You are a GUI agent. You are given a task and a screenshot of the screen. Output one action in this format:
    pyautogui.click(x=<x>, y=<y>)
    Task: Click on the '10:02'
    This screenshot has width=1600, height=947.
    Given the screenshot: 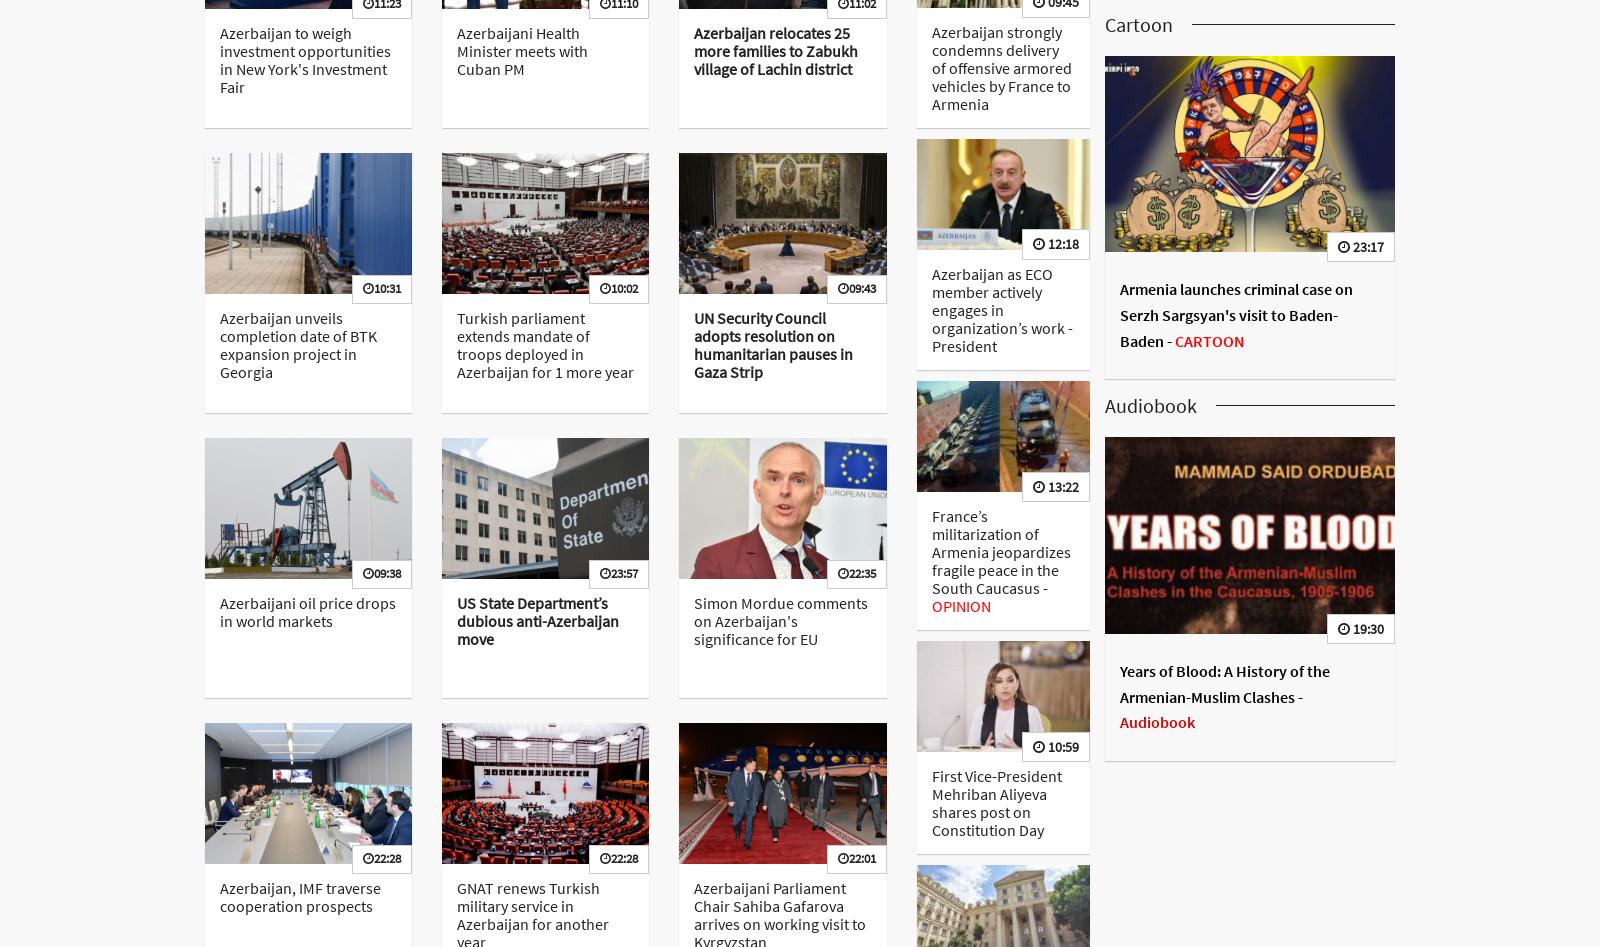 What is the action you would take?
    pyautogui.click(x=624, y=286)
    